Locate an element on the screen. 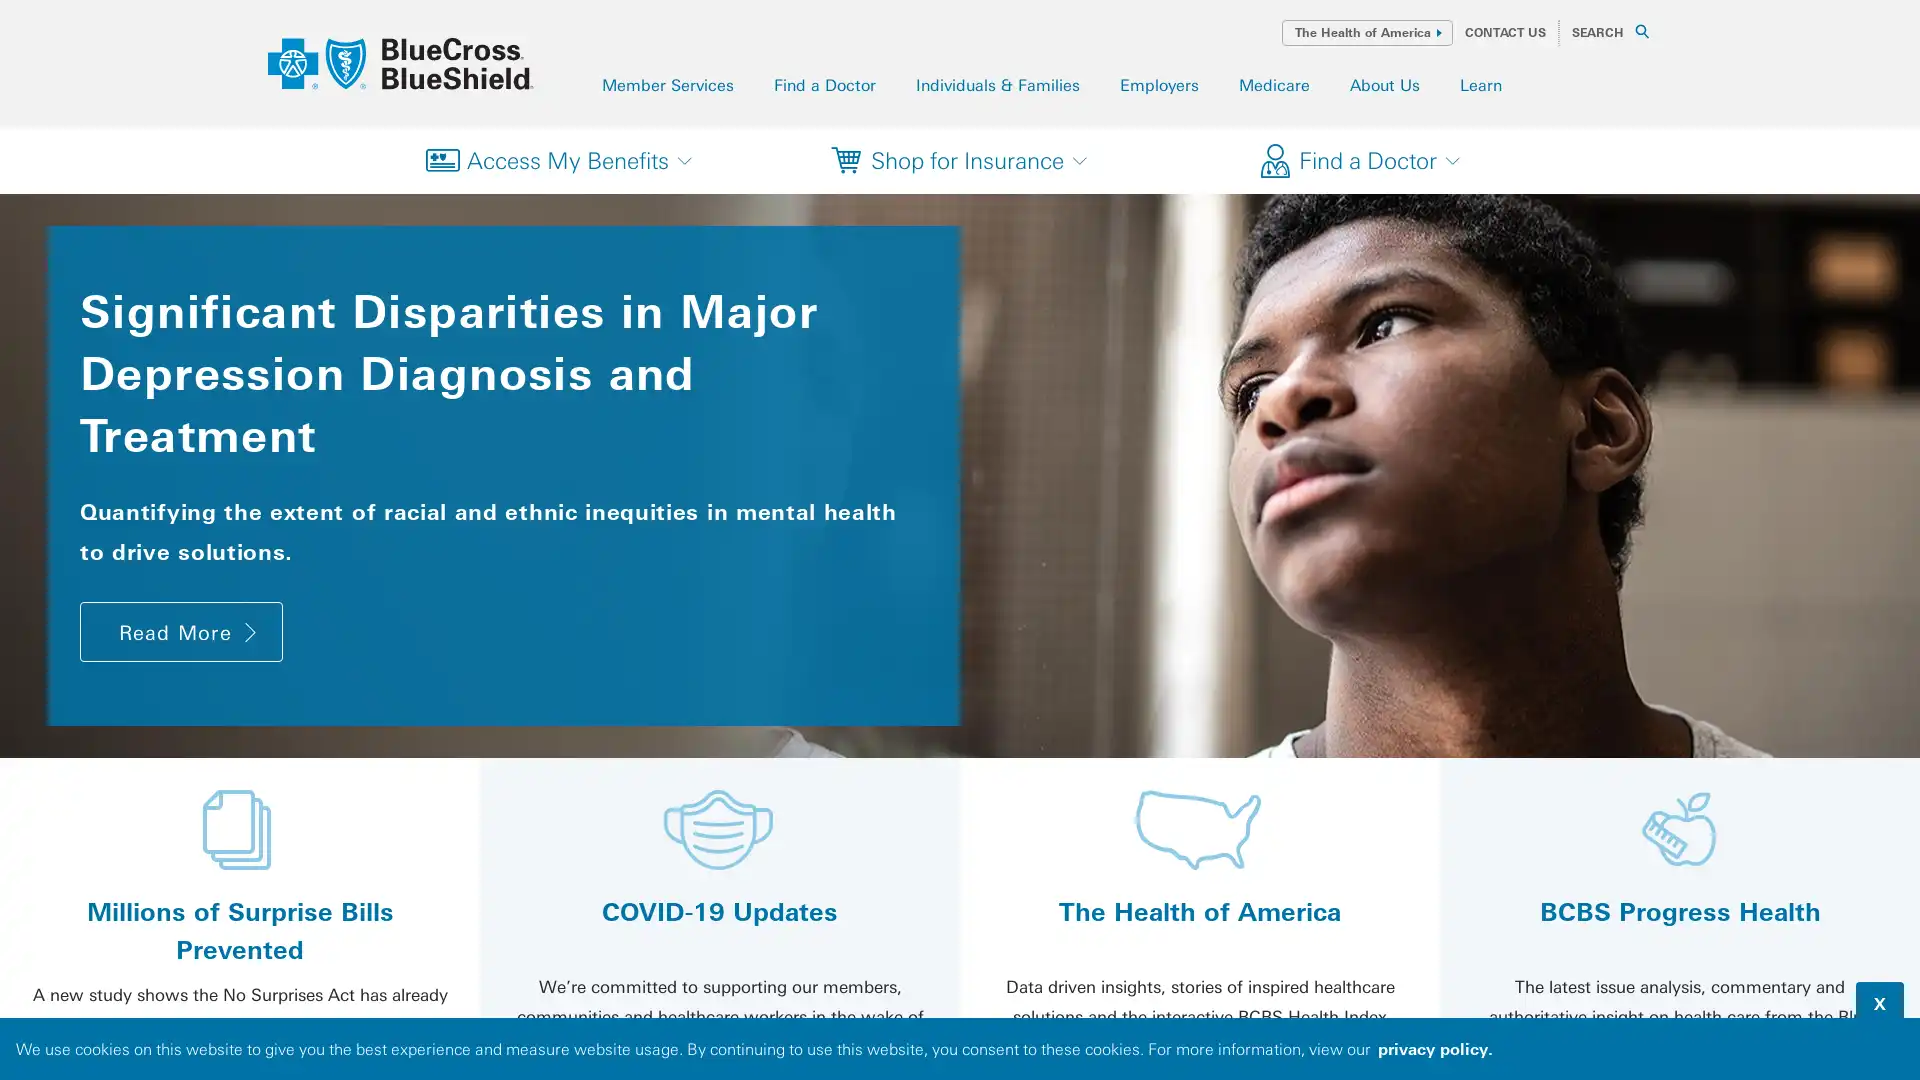 This screenshot has width=1920, height=1080. SEARCH is located at coordinates (1641, 31).